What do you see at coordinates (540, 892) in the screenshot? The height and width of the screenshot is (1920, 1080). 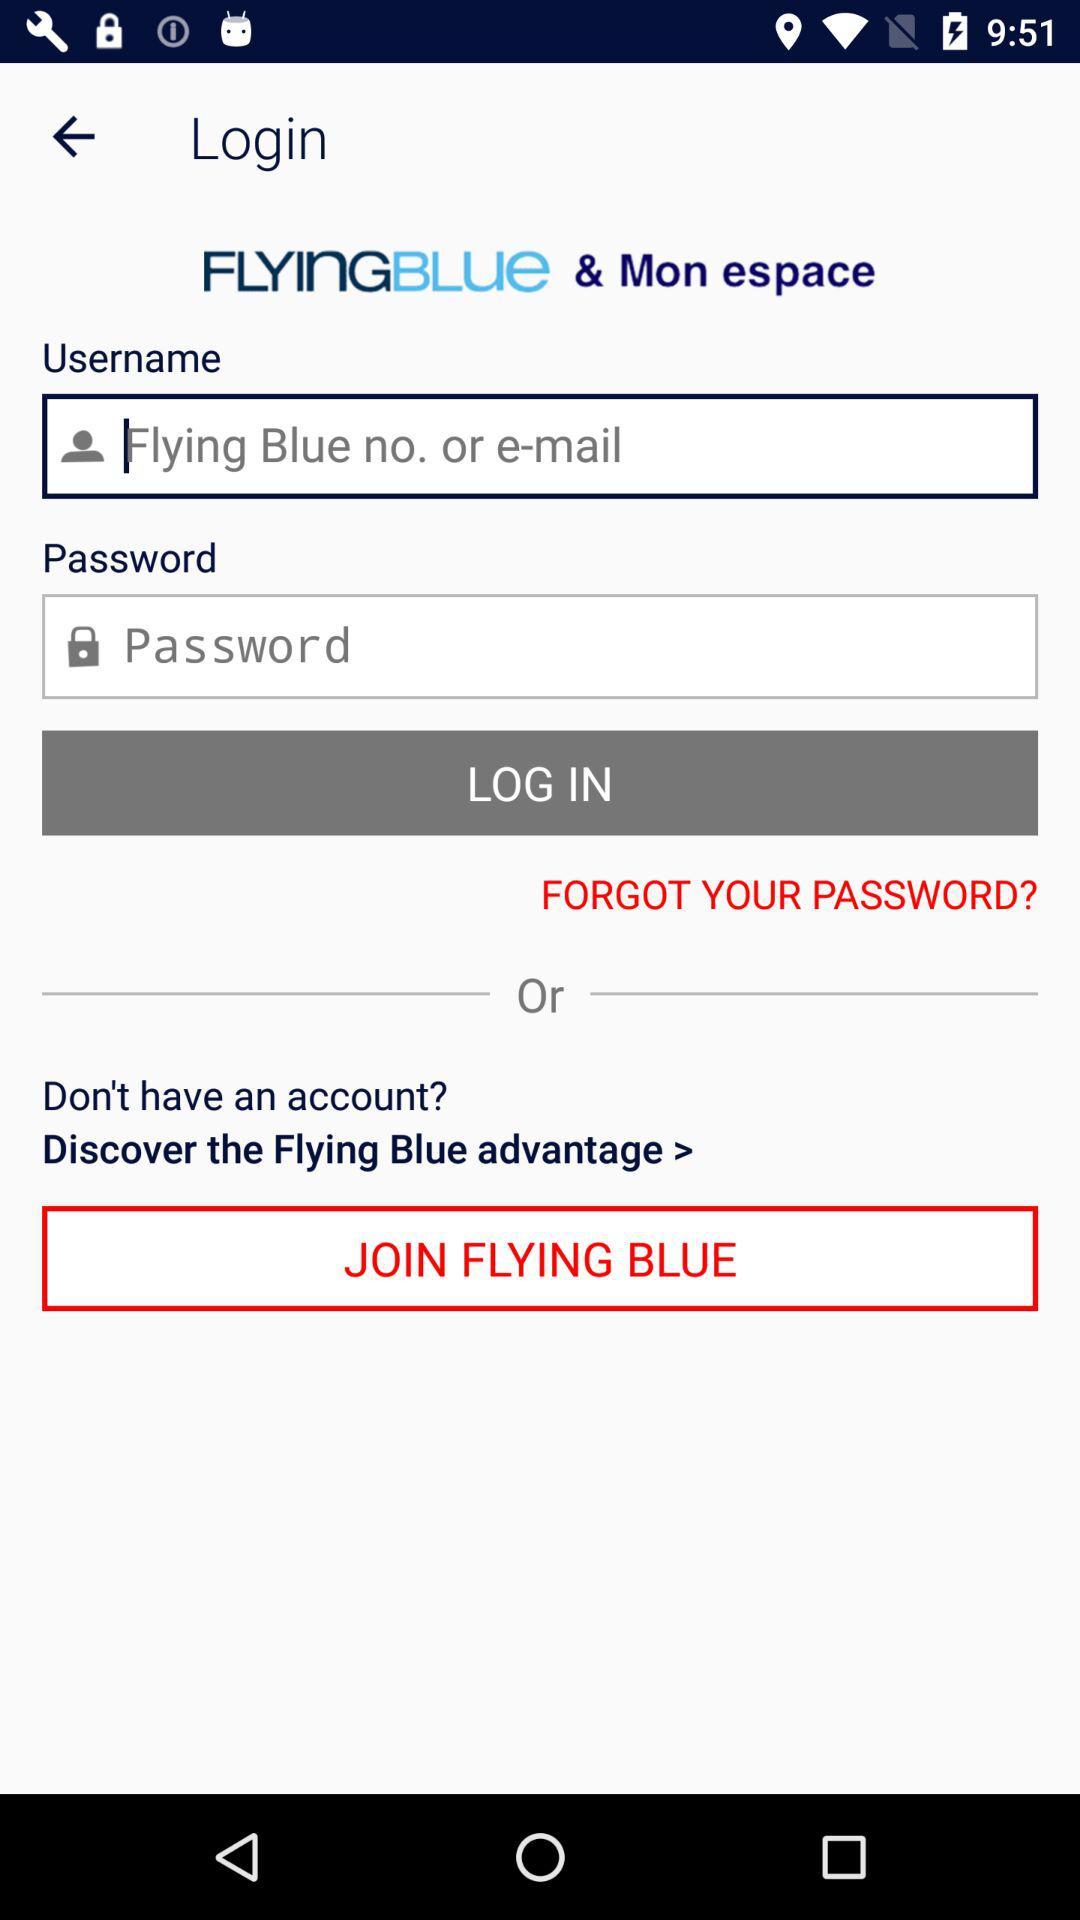 I see `the icon above the or` at bounding box center [540, 892].